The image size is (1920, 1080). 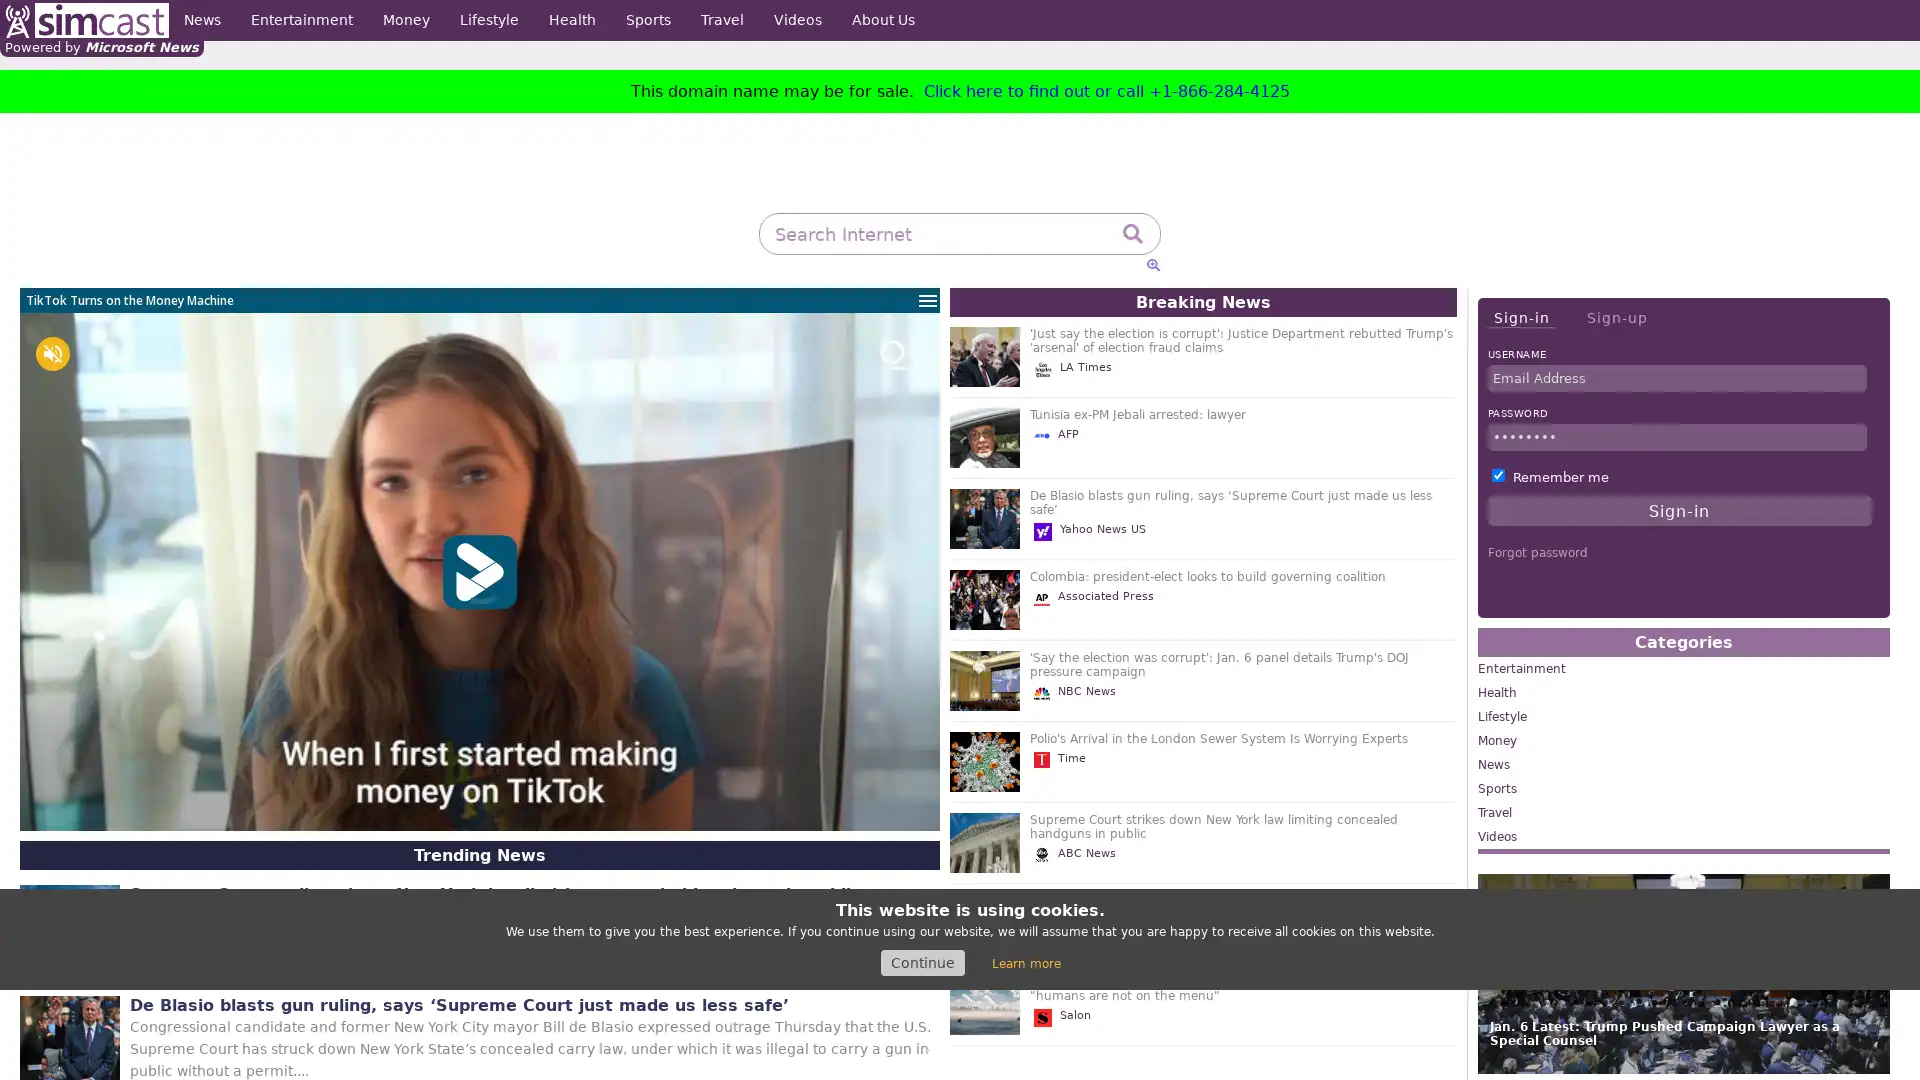 What do you see at coordinates (52, 353) in the screenshot?
I see `volume_offvolume_up` at bounding box center [52, 353].